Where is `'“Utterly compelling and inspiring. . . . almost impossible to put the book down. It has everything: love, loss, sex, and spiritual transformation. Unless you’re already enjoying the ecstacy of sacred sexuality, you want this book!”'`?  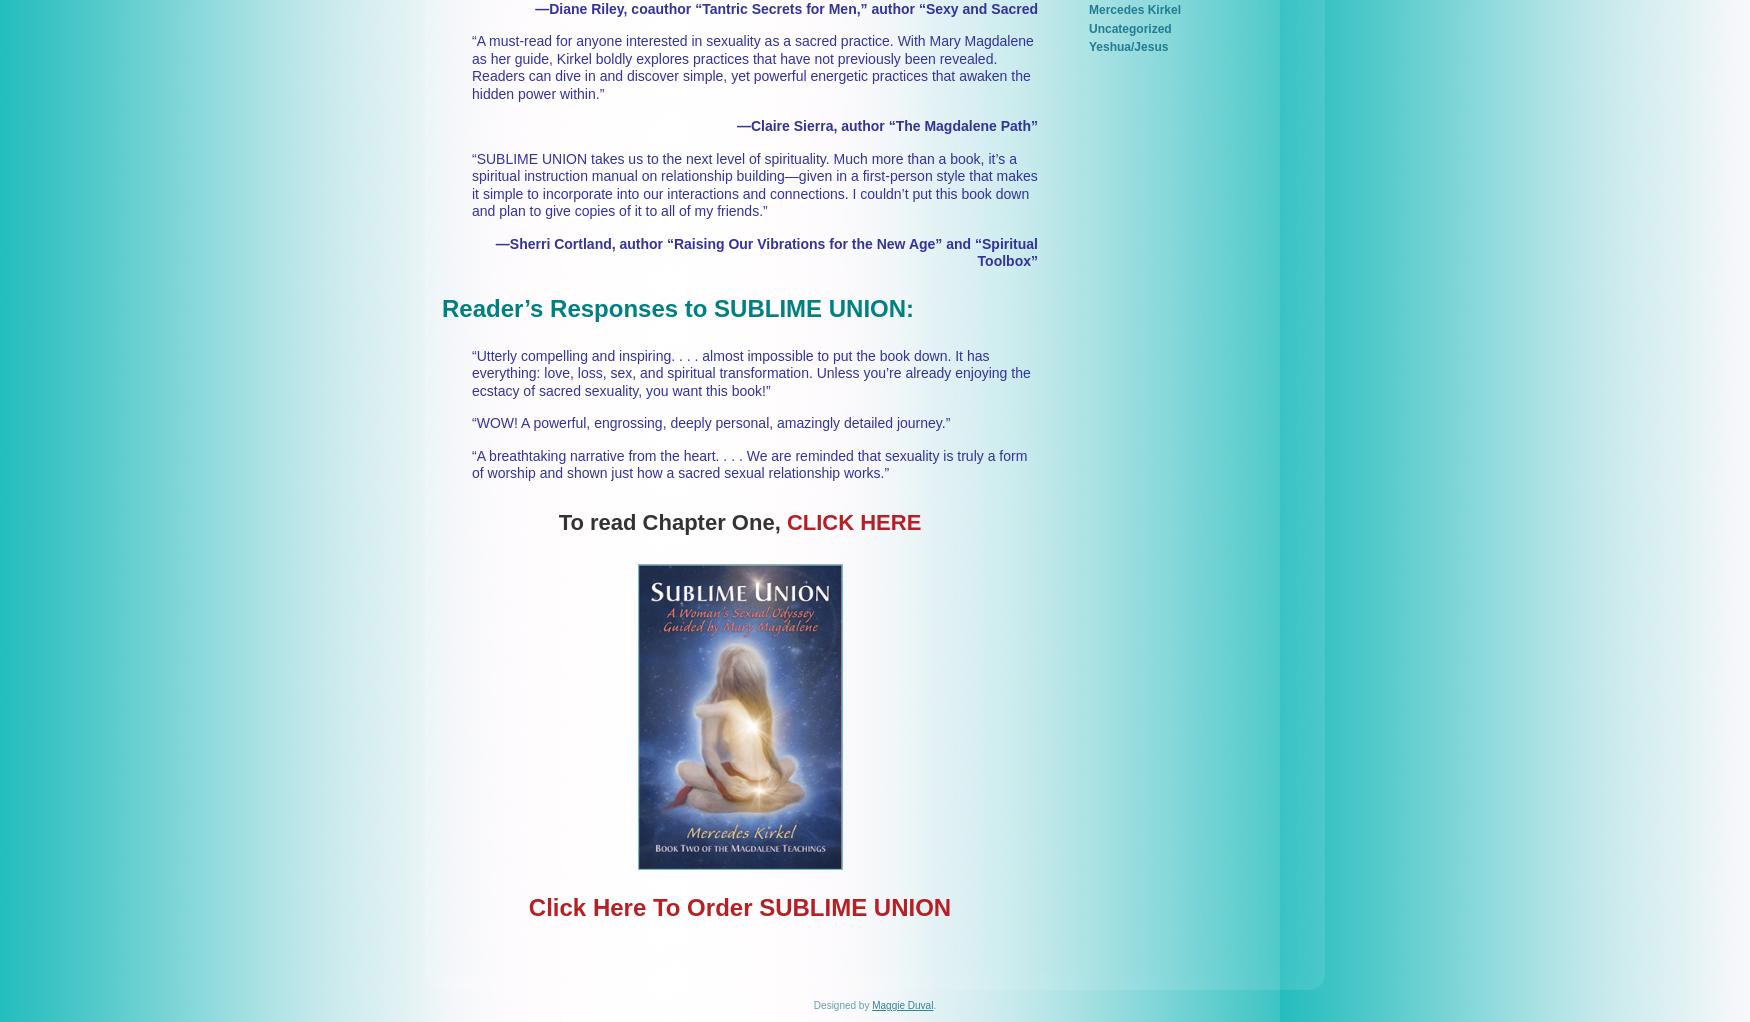
'“Utterly compelling and inspiring. . . . almost impossible to put the book down. It has everything: love, loss, sex, and spiritual transformation. Unless you’re already enjoying the ecstacy of sacred sexuality, you want this book!”' is located at coordinates (750, 371).